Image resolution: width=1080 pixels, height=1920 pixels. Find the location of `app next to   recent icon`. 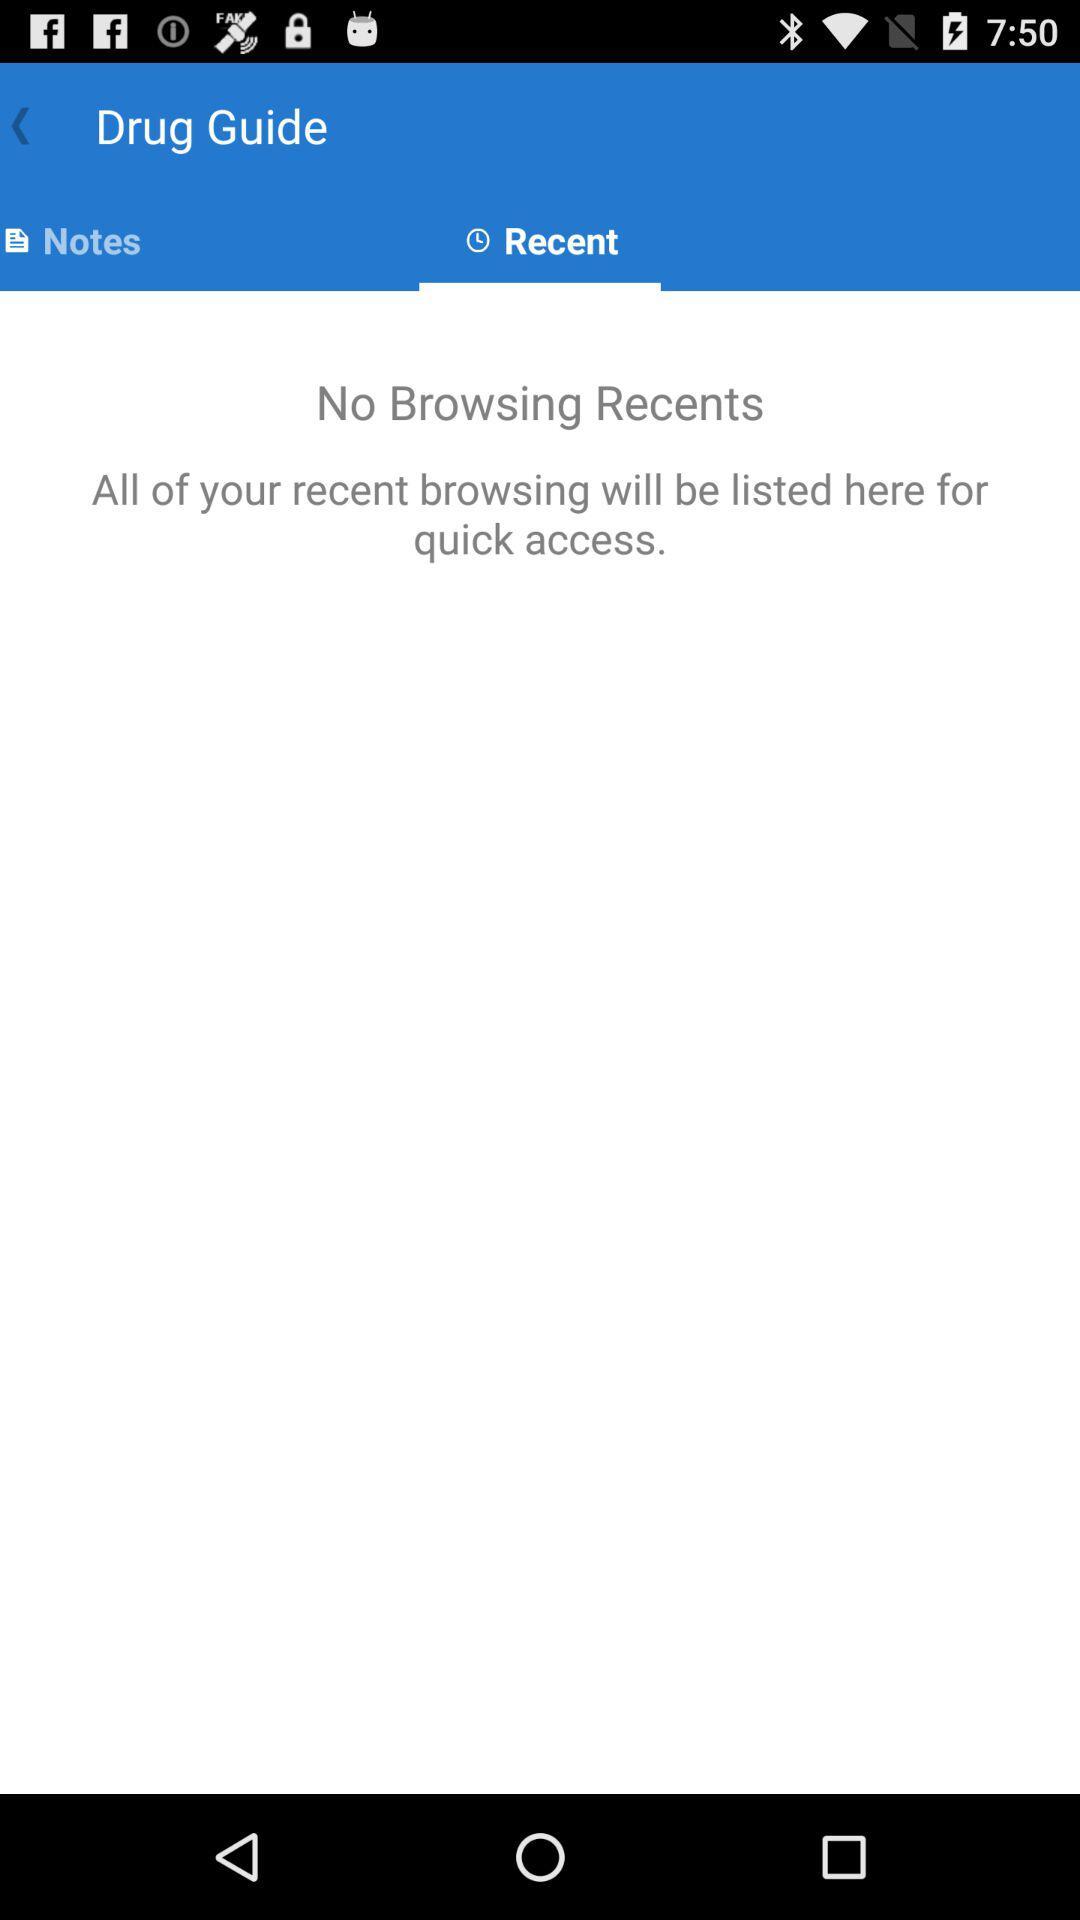

app next to   recent icon is located at coordinates (69, 240).